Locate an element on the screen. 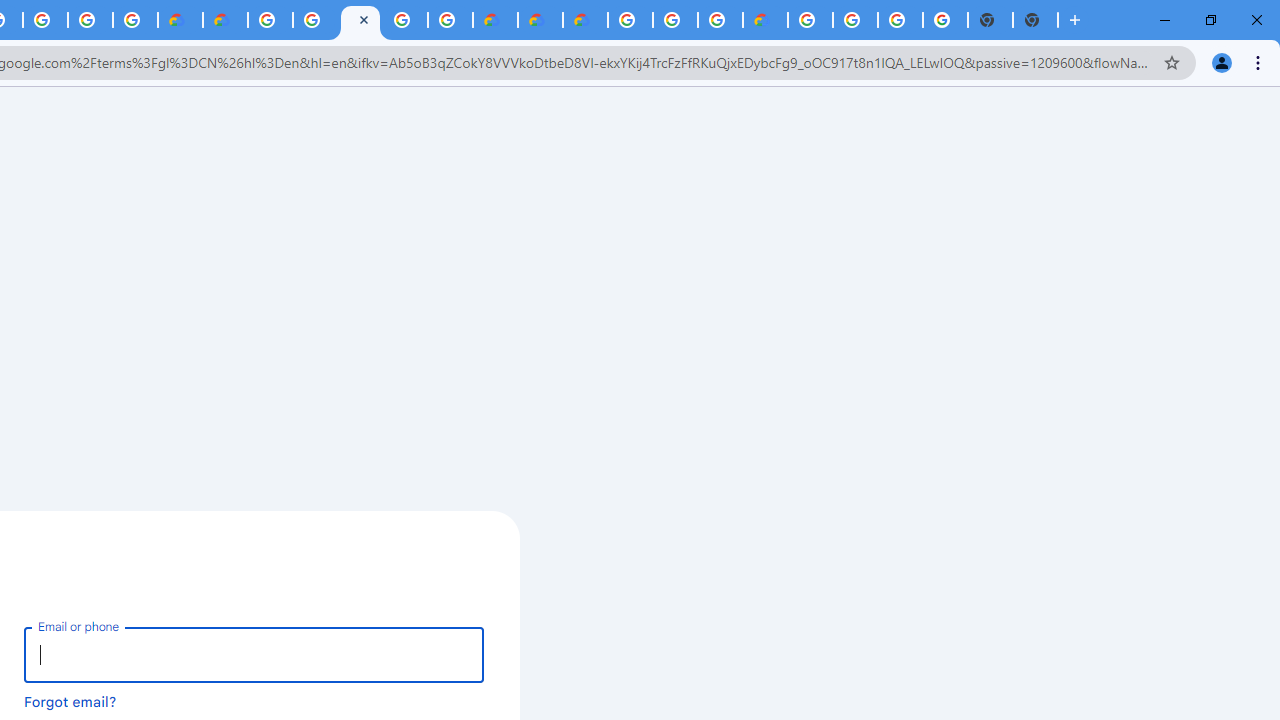 Image resolution: width=1280 pixels, height=720 pixels. 'Google Cloud Pricing Calculator' is located at coordinates (540, 20).